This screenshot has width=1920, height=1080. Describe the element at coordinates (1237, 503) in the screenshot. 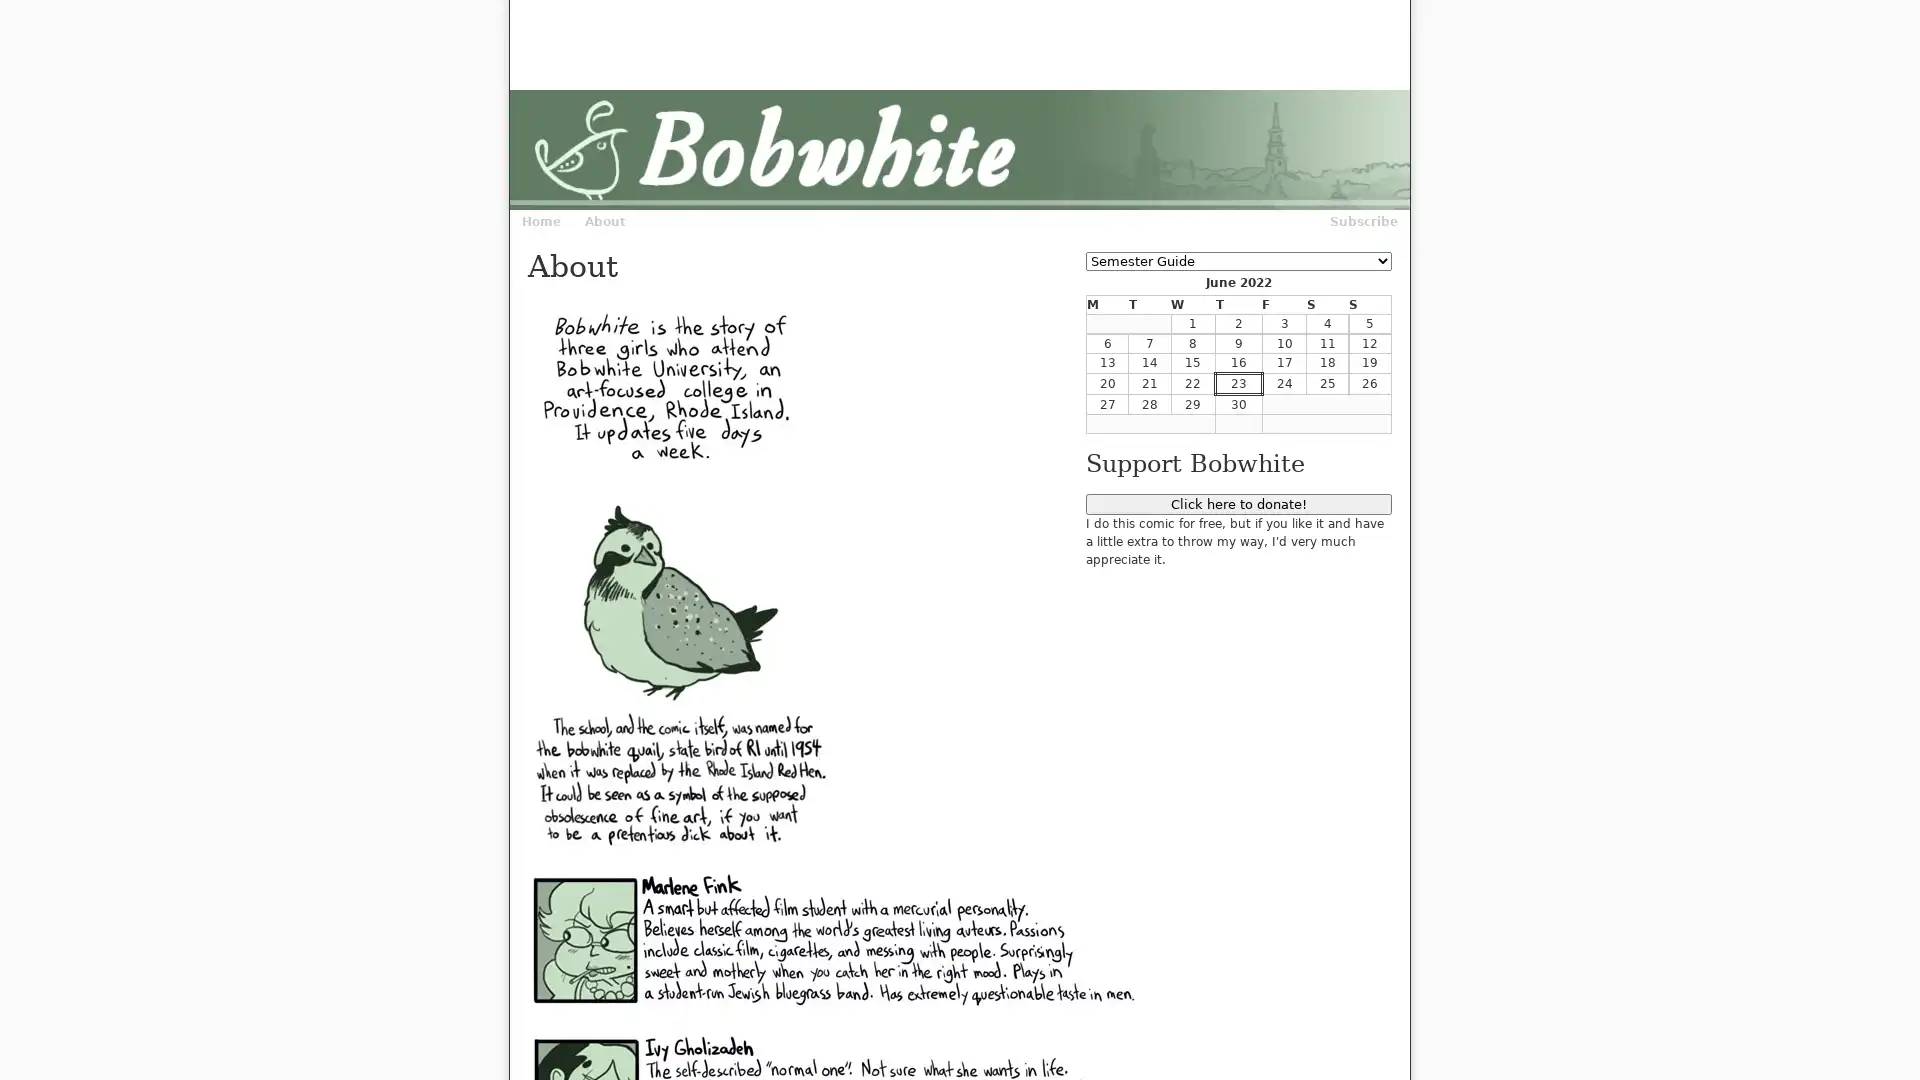

I see `Click here to donate!` at that location.